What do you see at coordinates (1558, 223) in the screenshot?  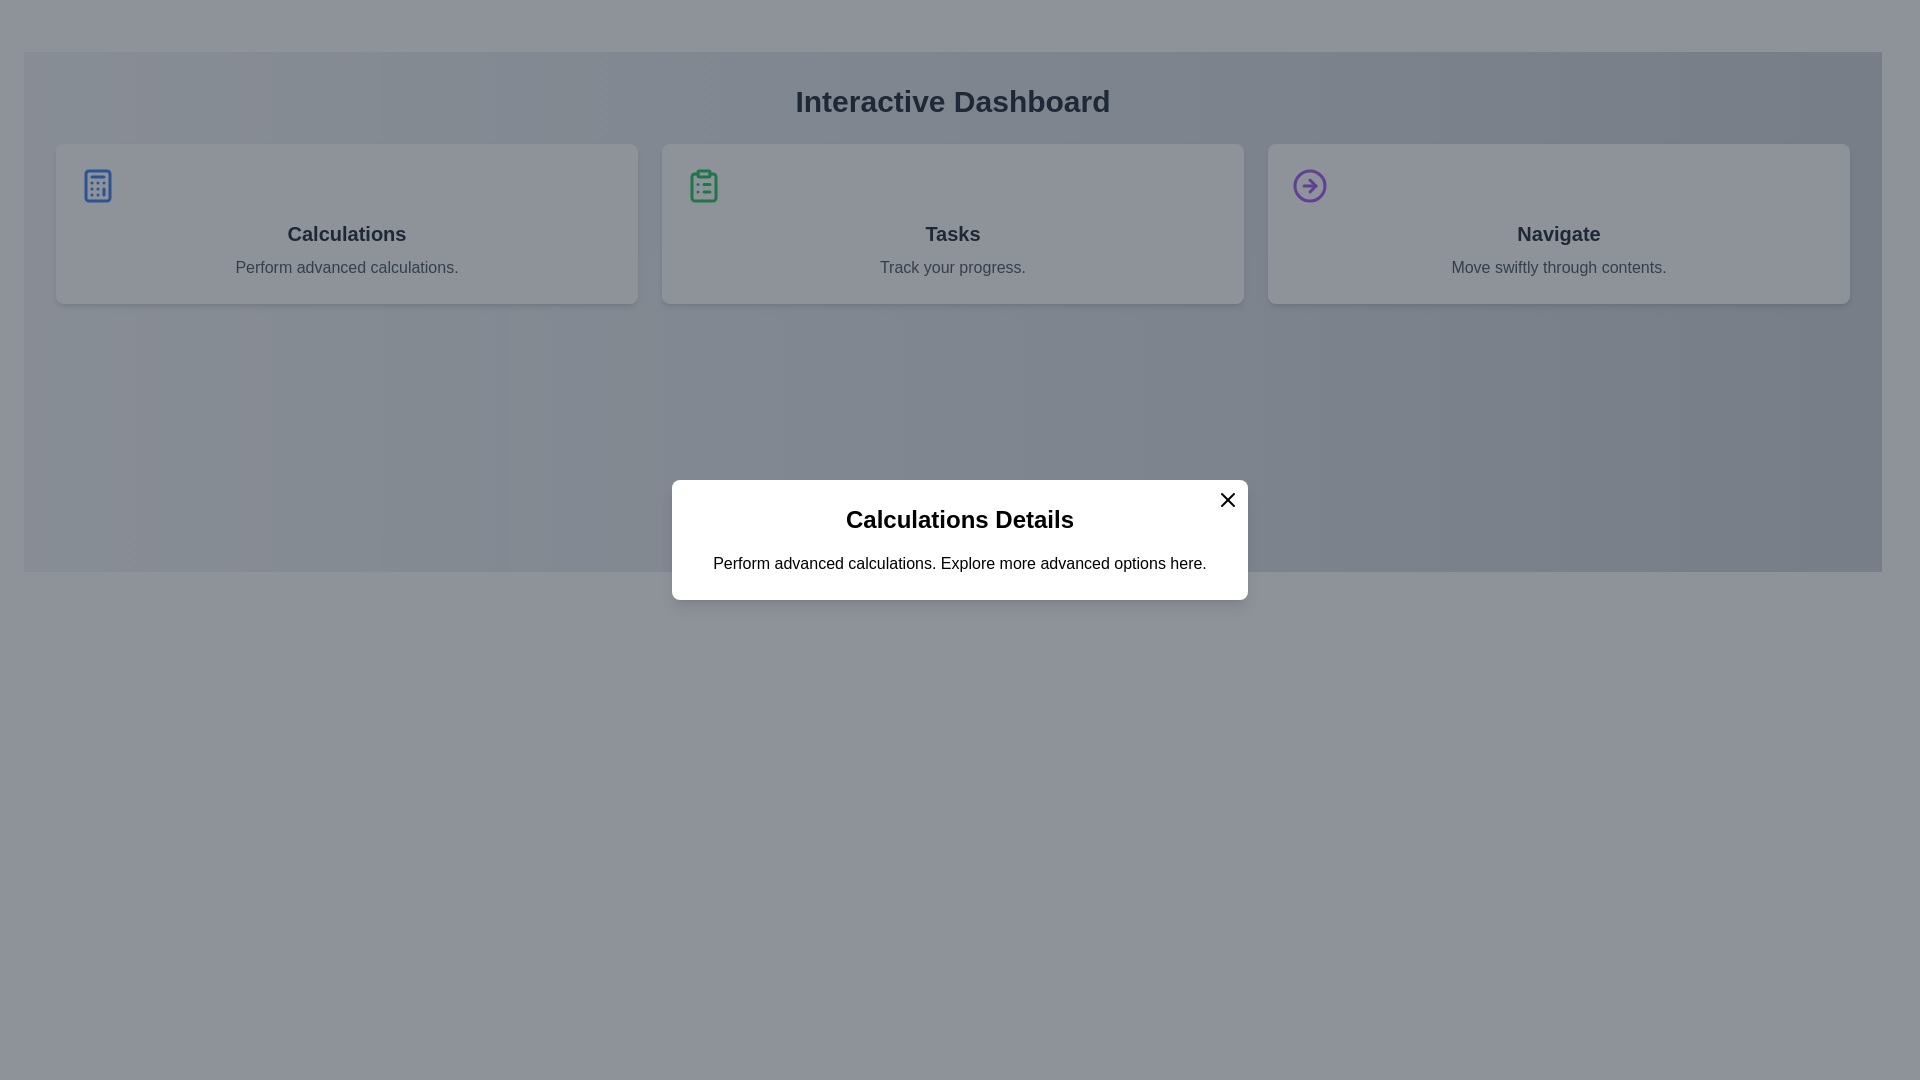 I see `the third Card component in the top-right corner of the grid` at bounding box center [1558, 223].